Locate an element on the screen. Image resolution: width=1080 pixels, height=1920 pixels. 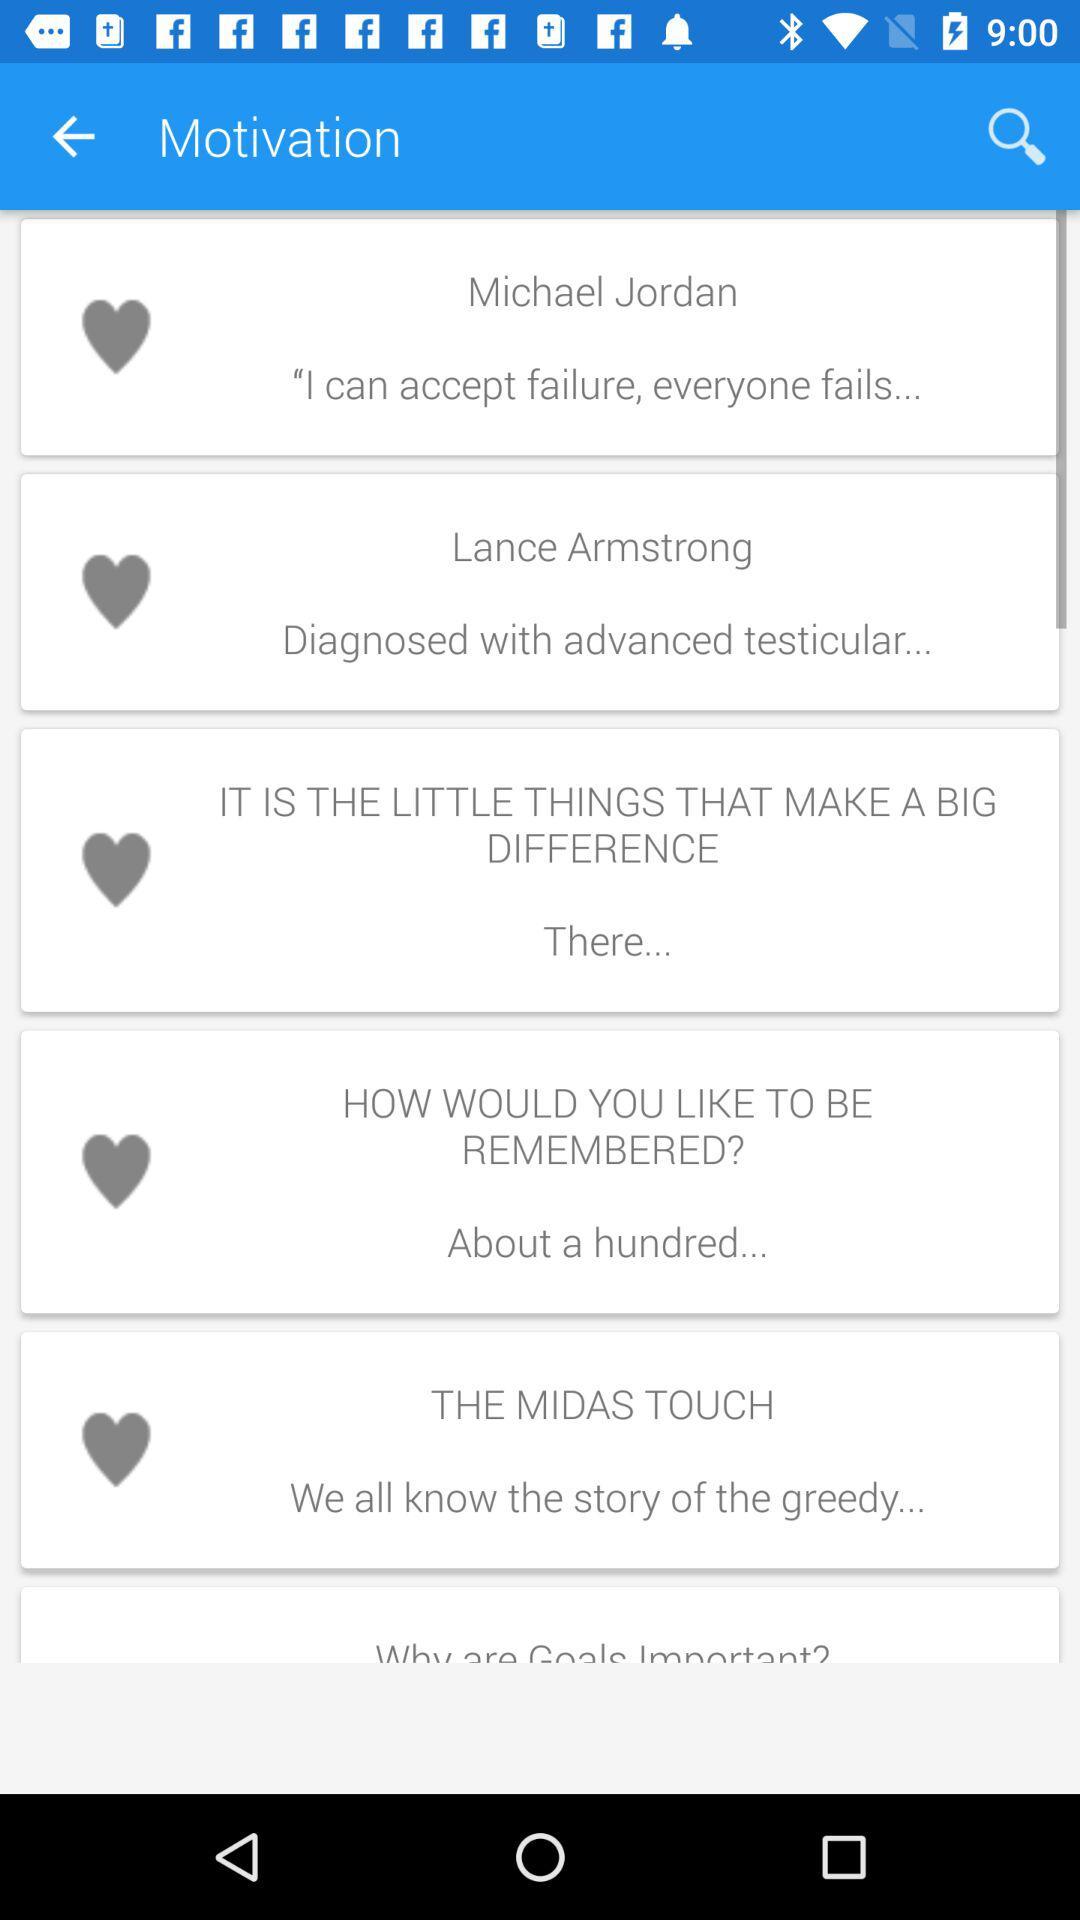
the fourth love symbol from top left of page is located at coordinates (115, 1171).